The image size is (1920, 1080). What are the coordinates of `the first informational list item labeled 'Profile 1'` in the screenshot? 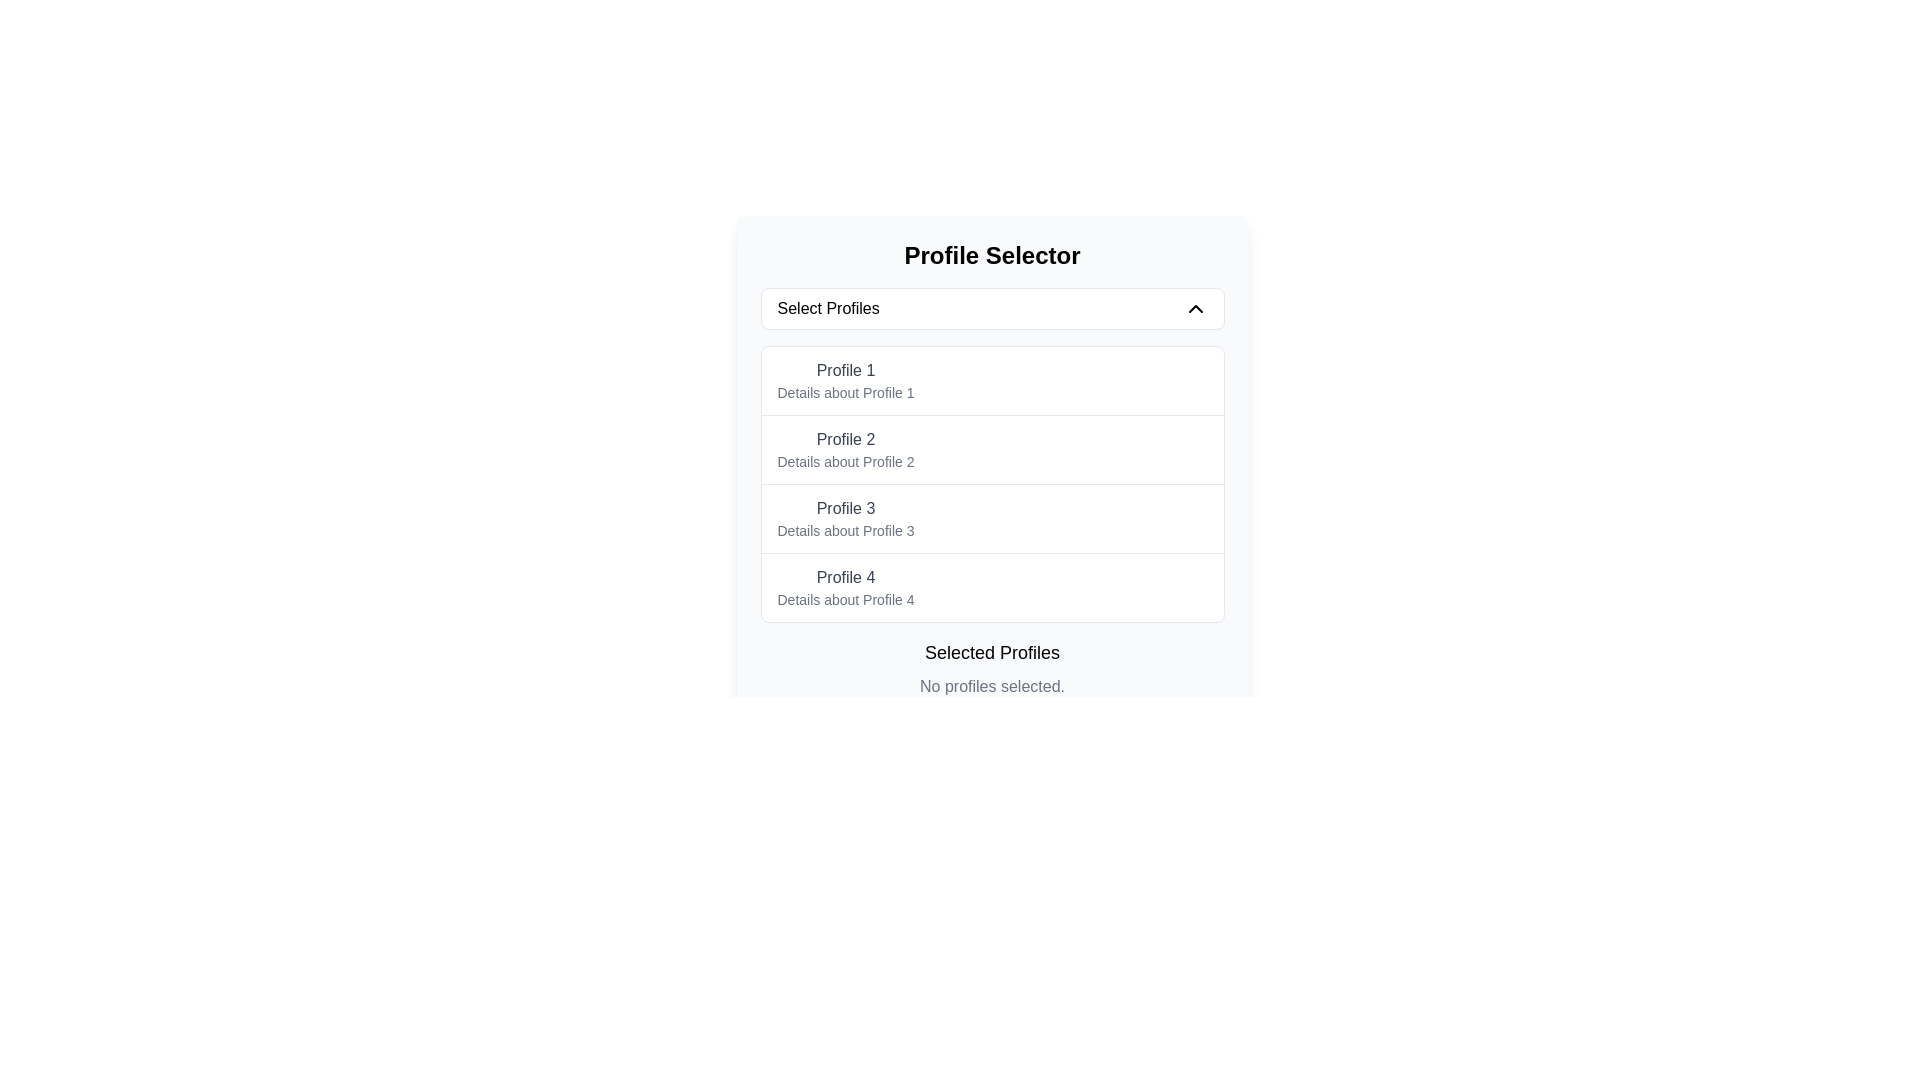 It's located at (845, 381).